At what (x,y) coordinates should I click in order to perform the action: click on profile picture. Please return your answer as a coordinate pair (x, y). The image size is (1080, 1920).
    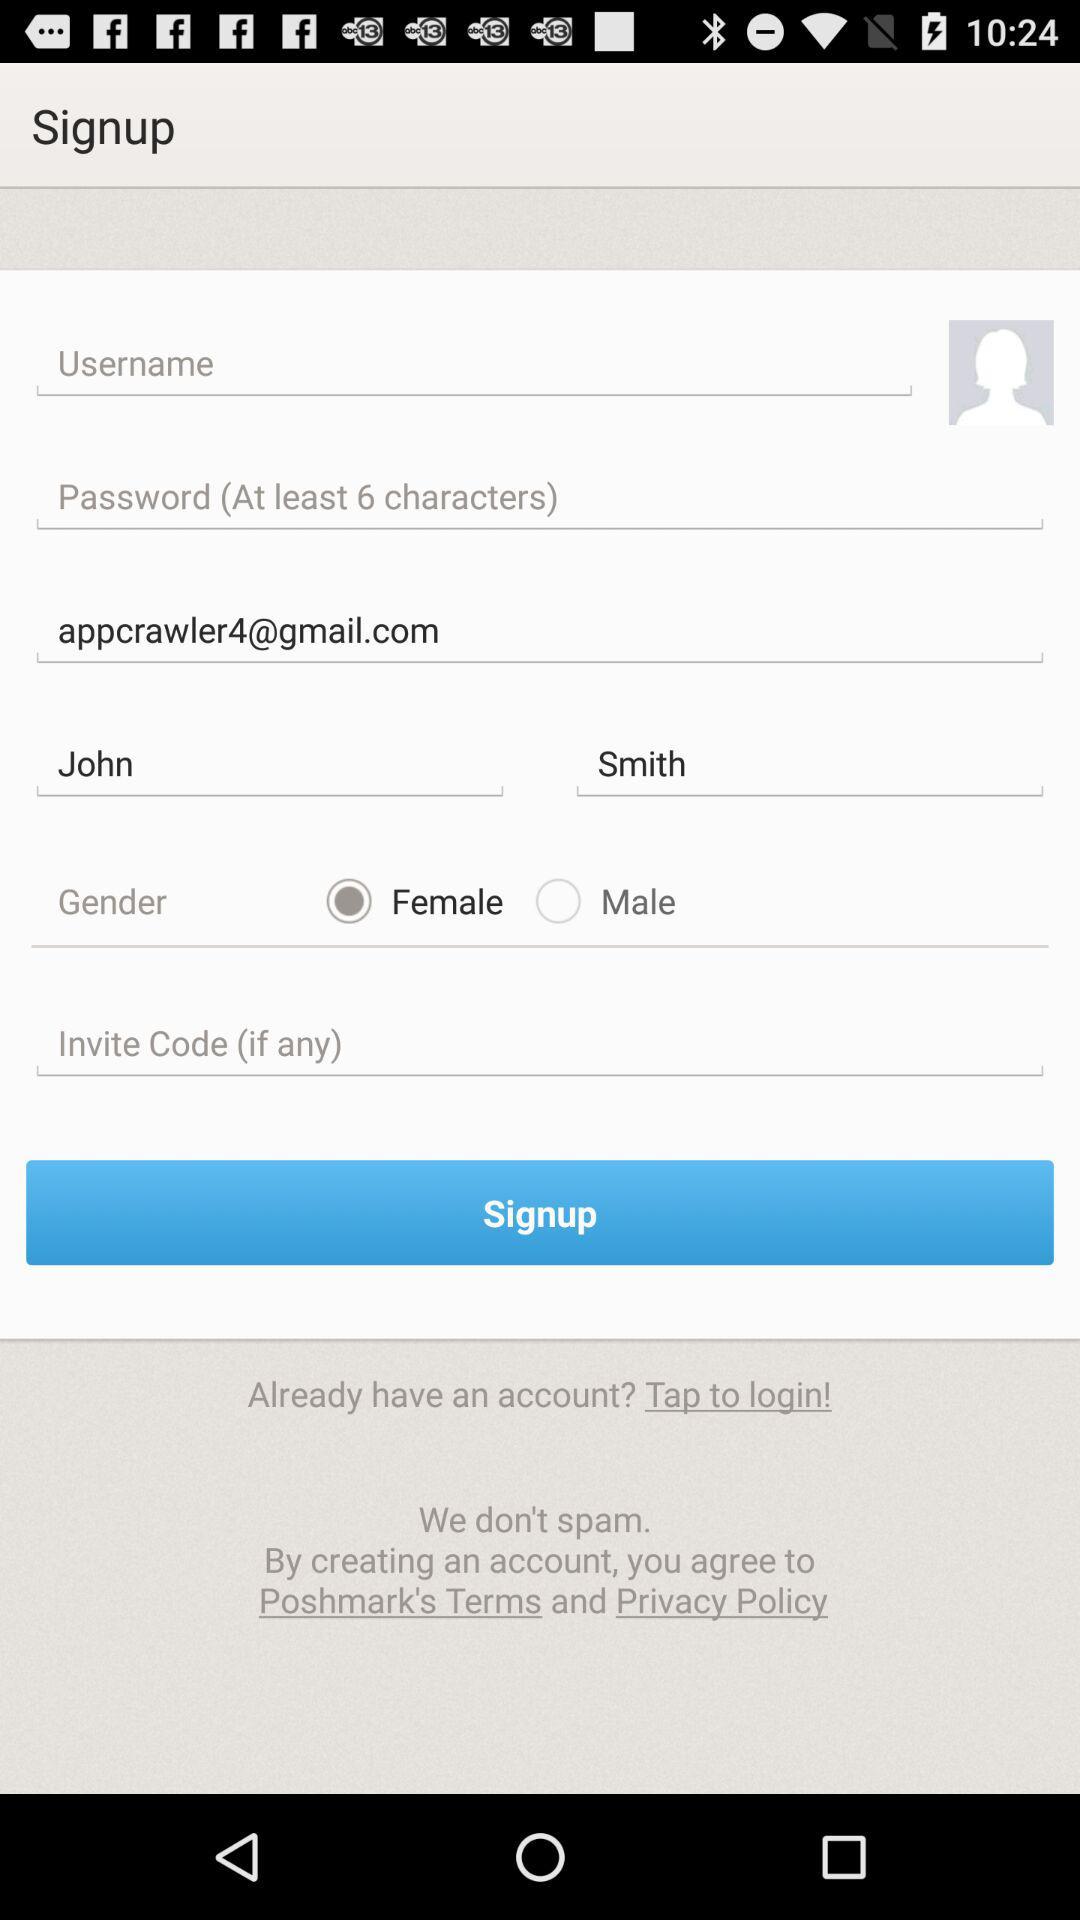
    Looking at the image, I should click on (1001, 372).